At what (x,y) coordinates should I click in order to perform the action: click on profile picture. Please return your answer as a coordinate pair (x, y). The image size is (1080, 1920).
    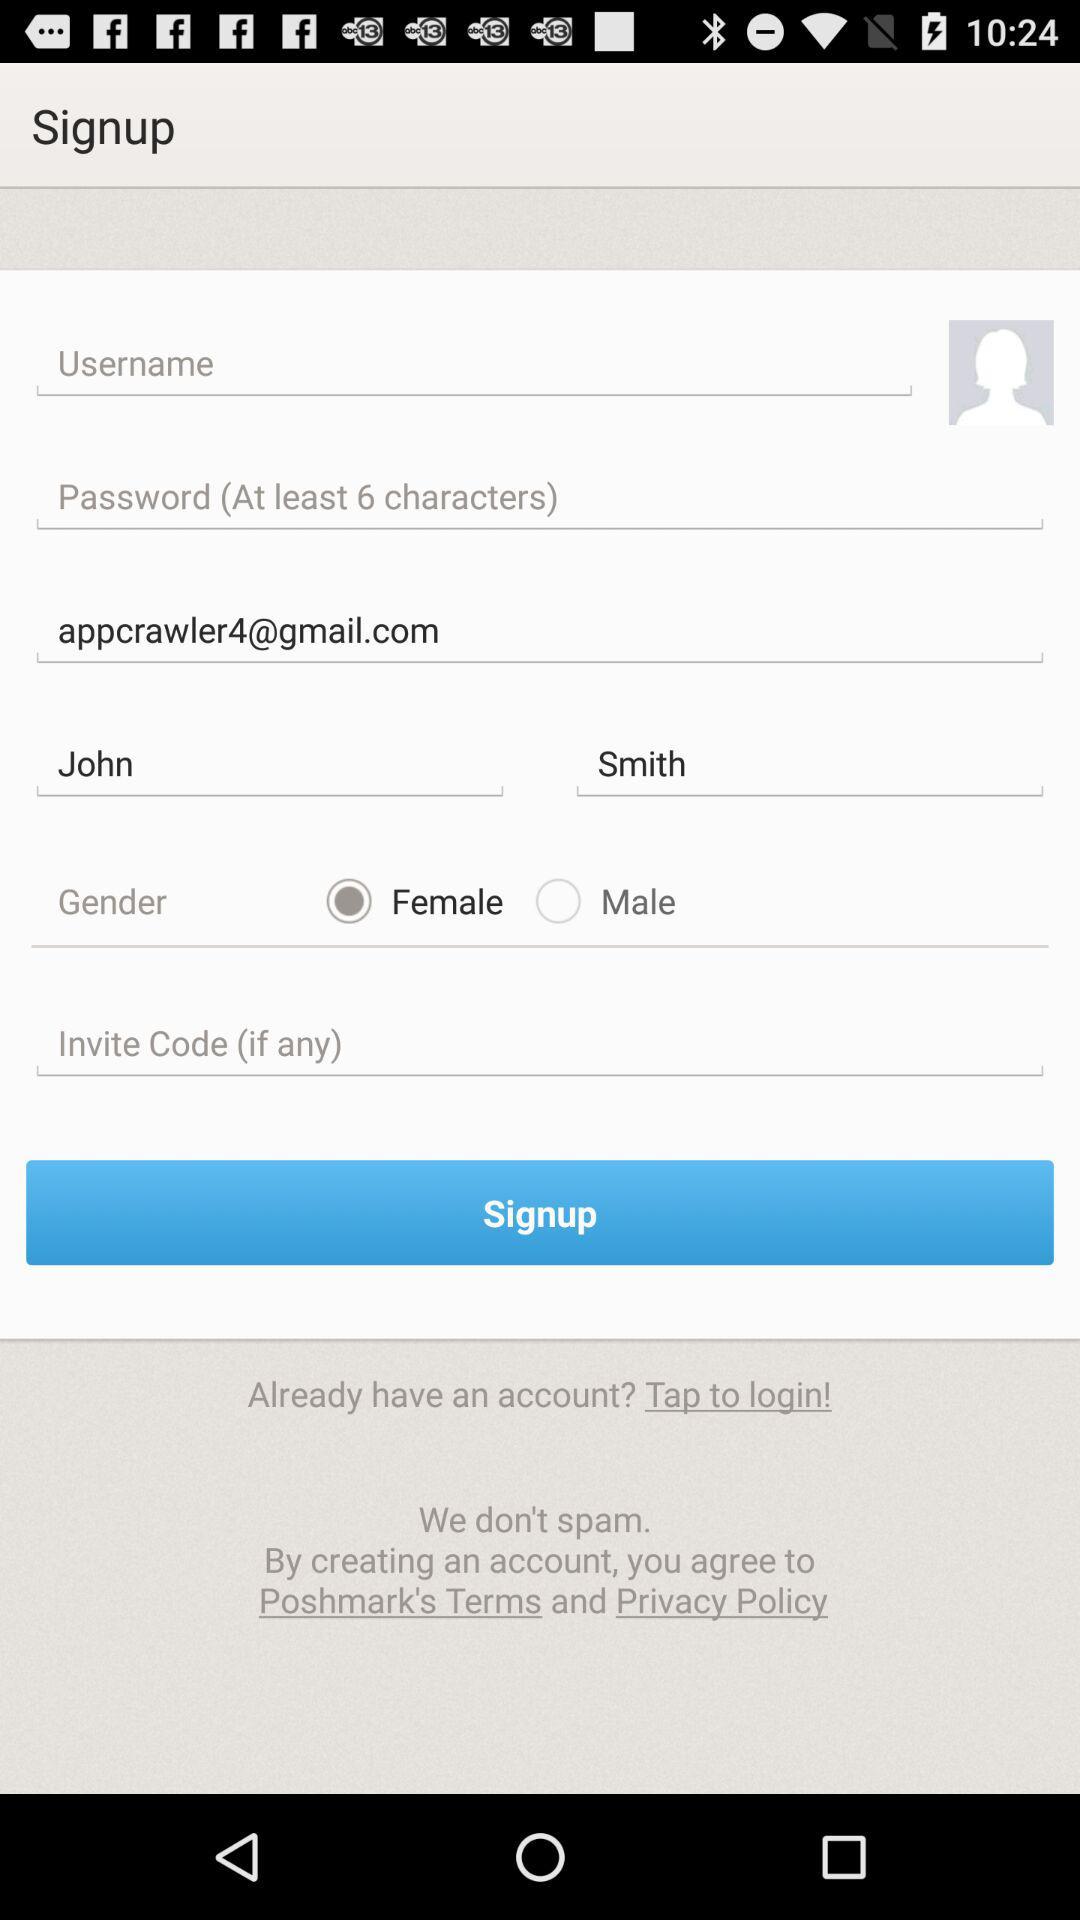
    Looking at the image, I should click on (1001, 372).